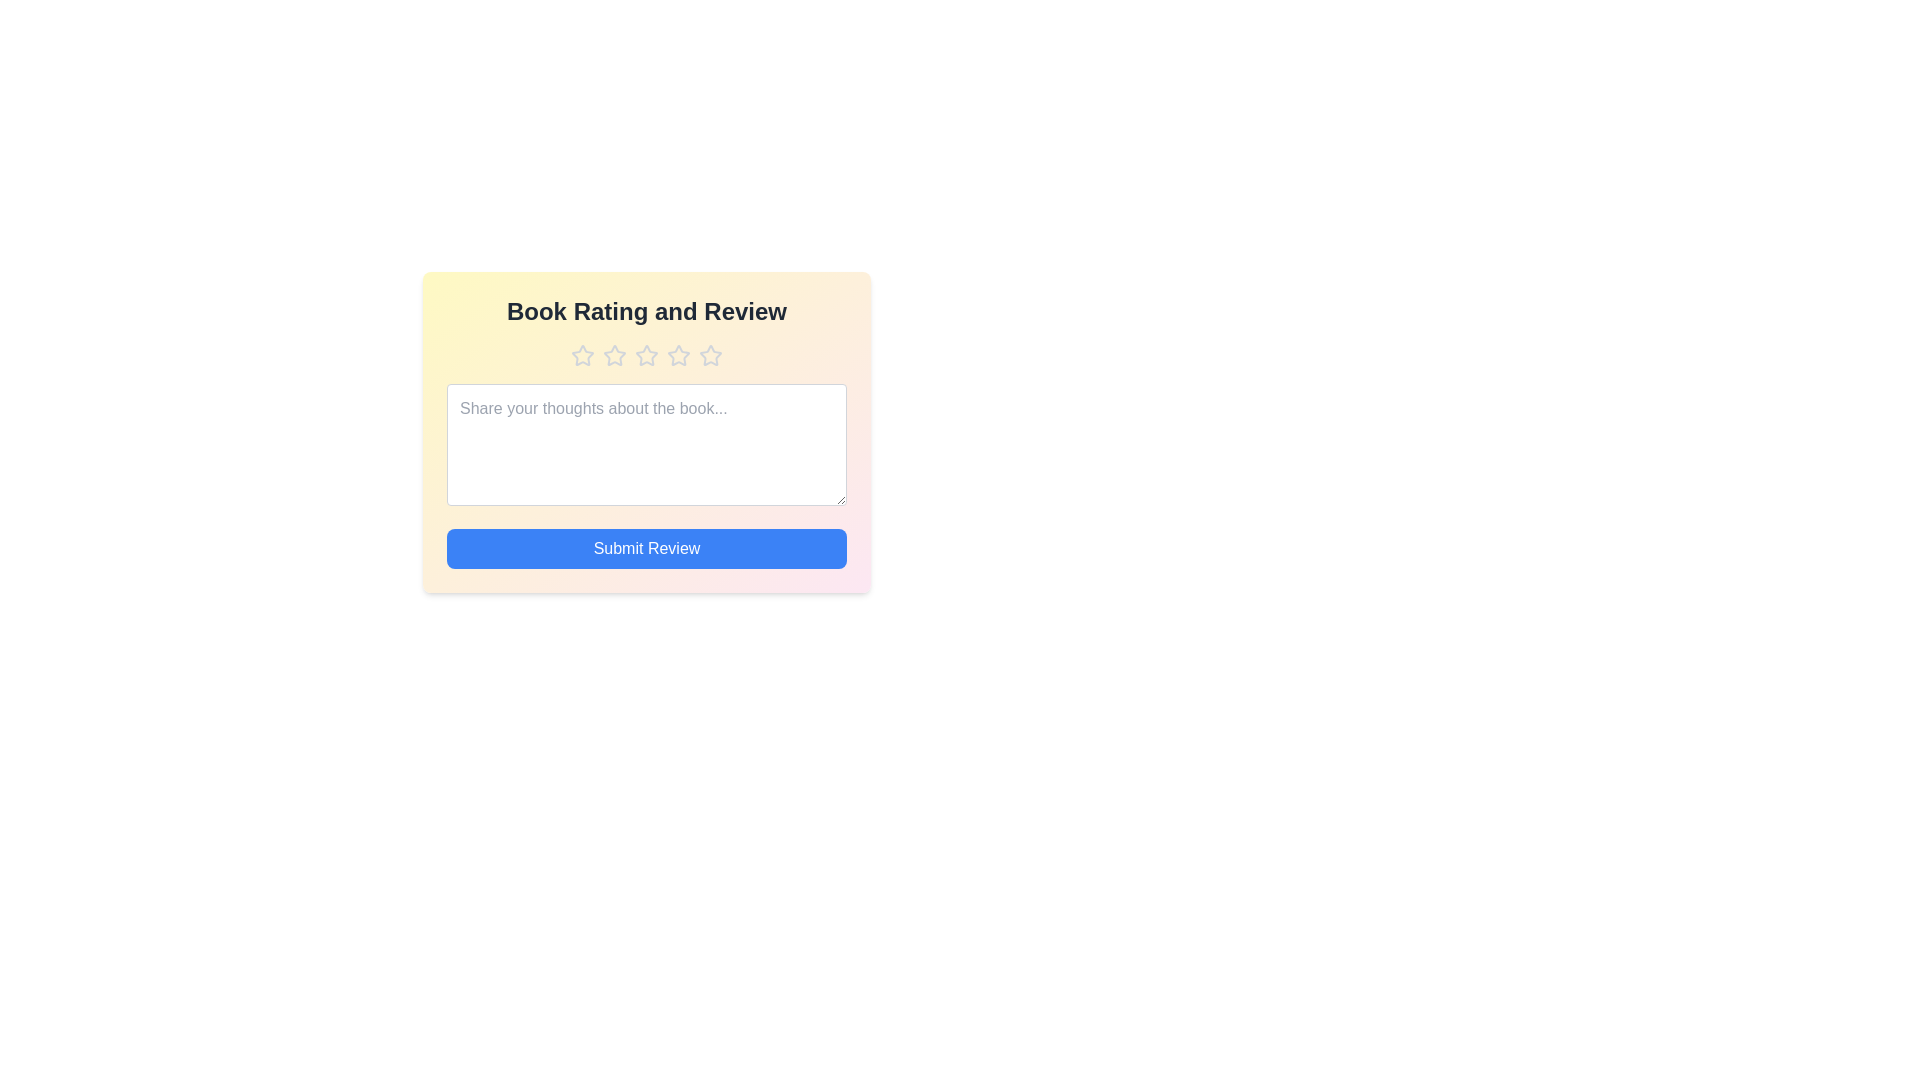 The height and width of the screenshot is (1080, 1920). I want to click on the book rating to 1 stars by clicking on the corresponding star, so click(581, 354).